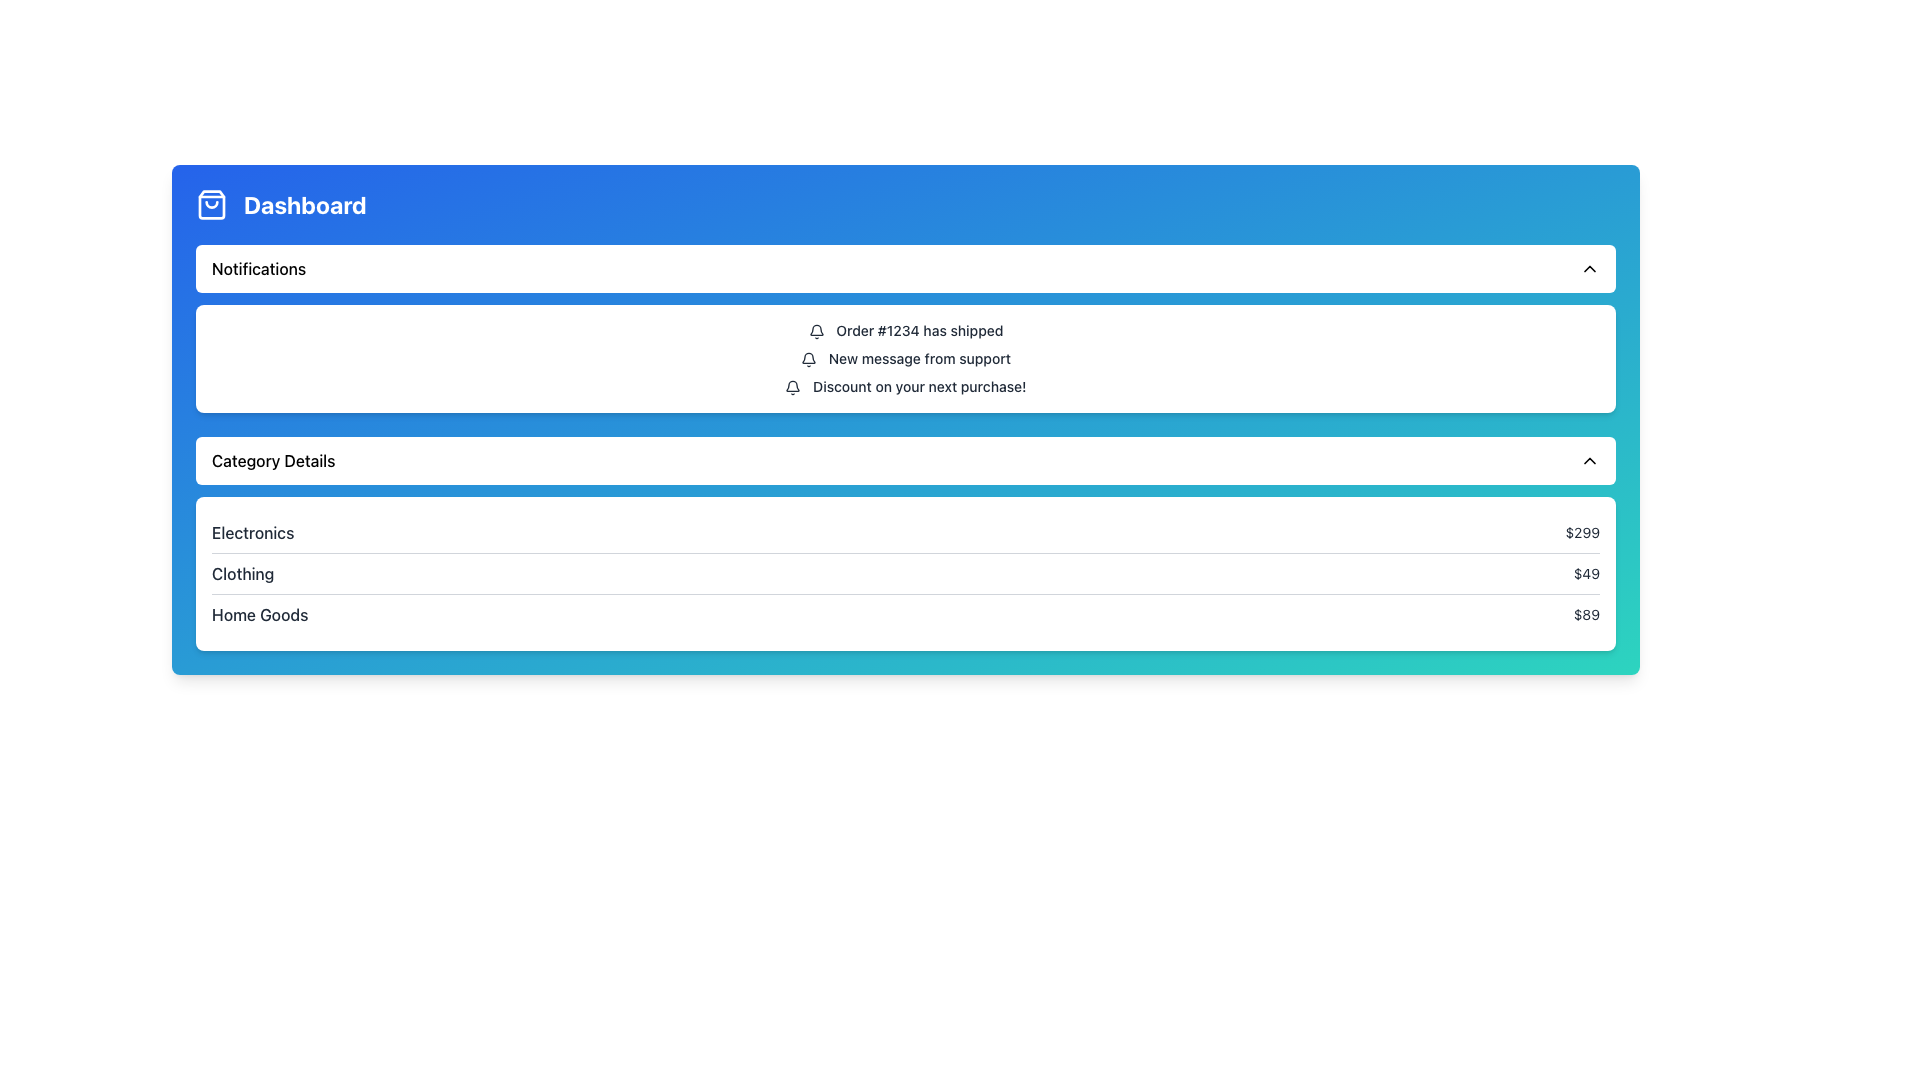 The height and width of the screenshot is (1080, 1920). What do you see at coordinates (905, 574) in the screenshot?
I see `text pair 'Clothing' and '$49' located in the middle row of the 'Category Details' section` at bounding box center [905, 574].